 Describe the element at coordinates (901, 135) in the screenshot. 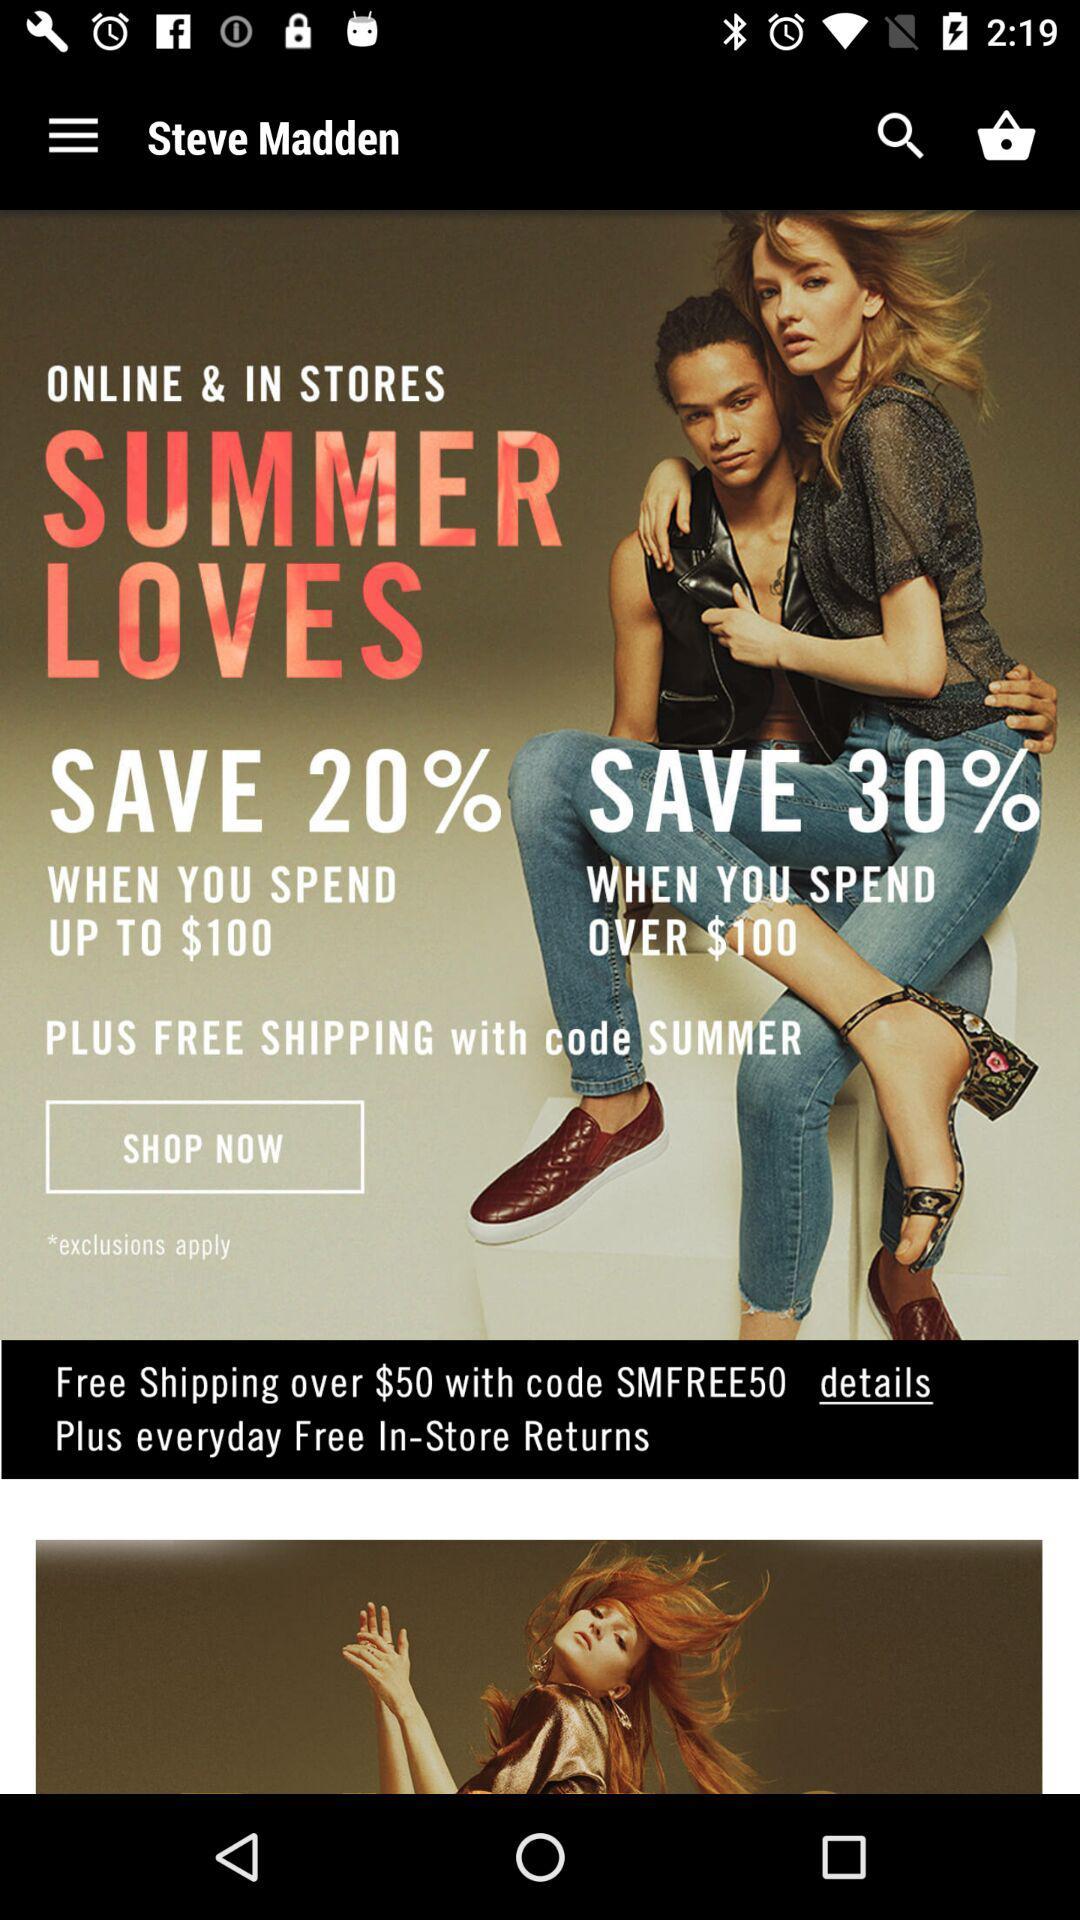

I see `zoom option` at that location.